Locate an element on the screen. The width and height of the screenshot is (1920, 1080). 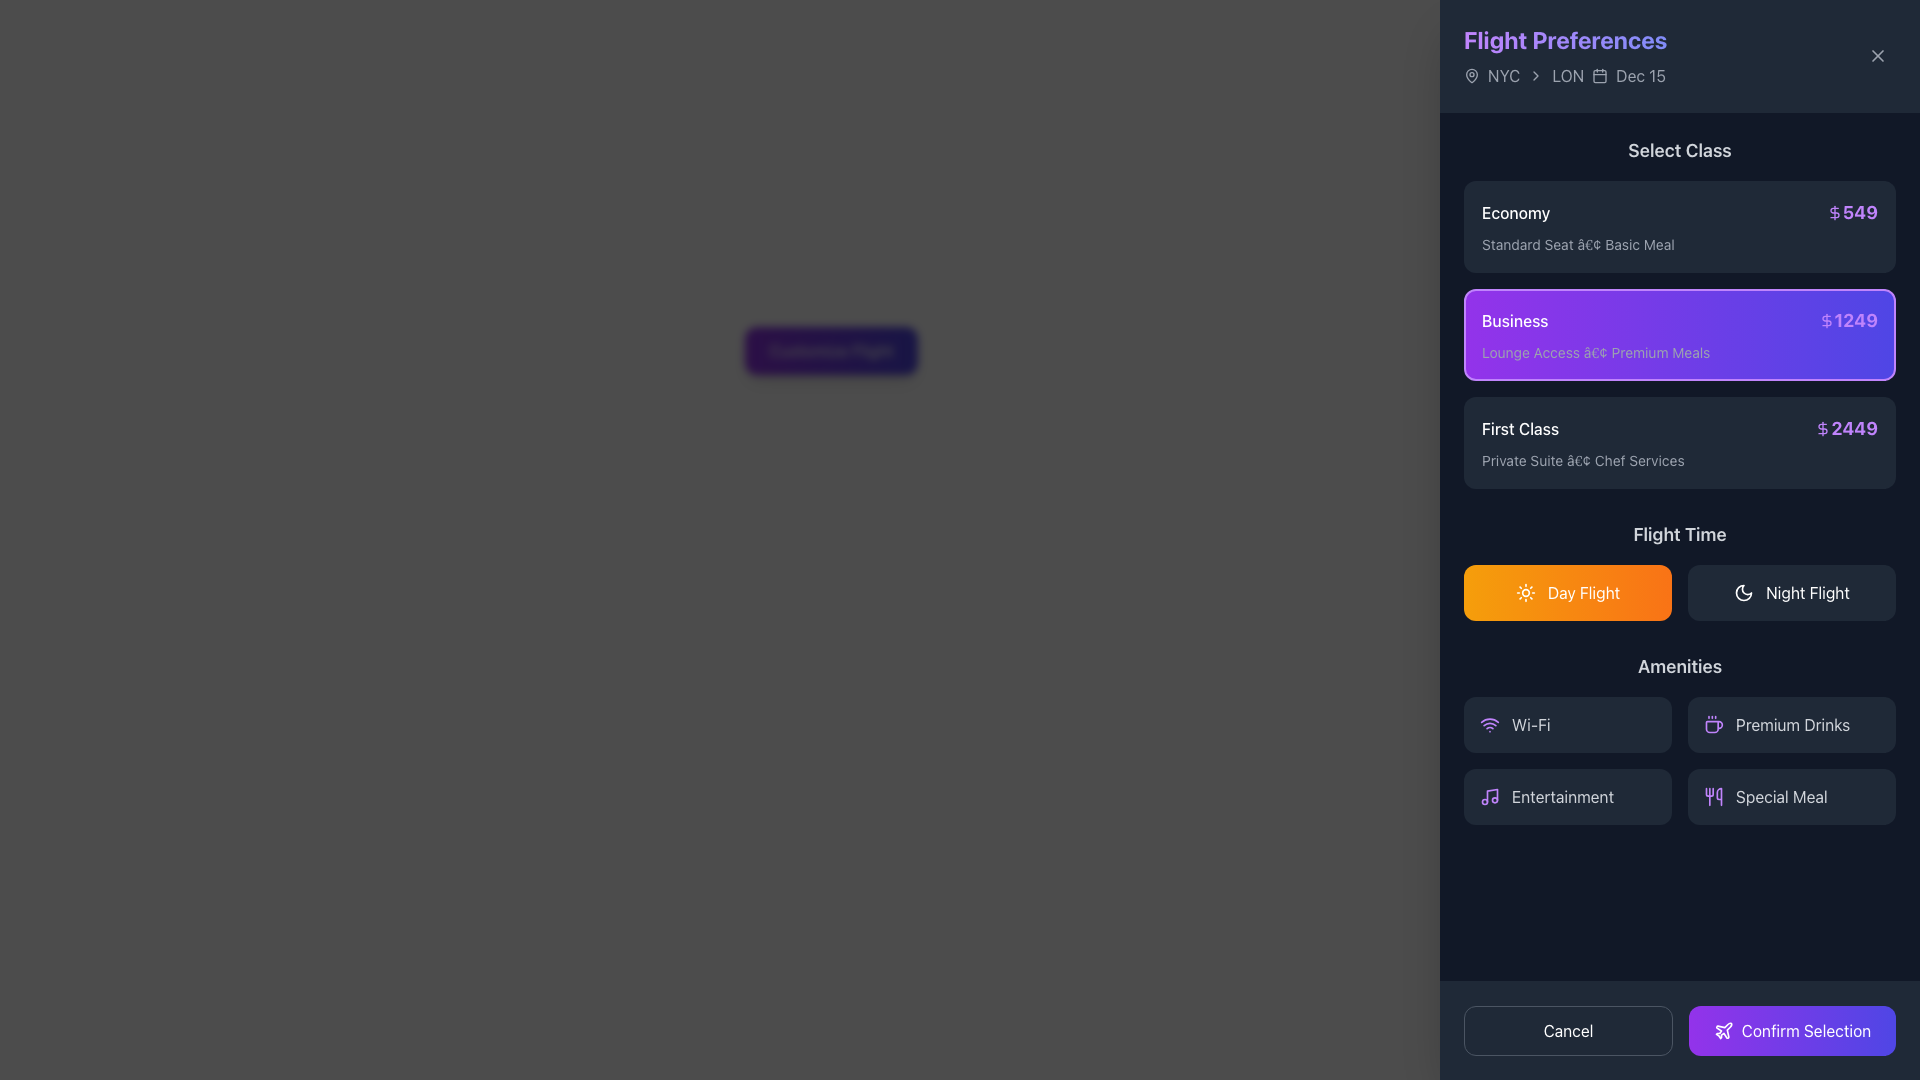
the header text 'Amenities' which is displayed in bold light gray font within the dark-themed 'Flight Preferences' interface, located above the amenities grid is located at coordinates (1680, 667).